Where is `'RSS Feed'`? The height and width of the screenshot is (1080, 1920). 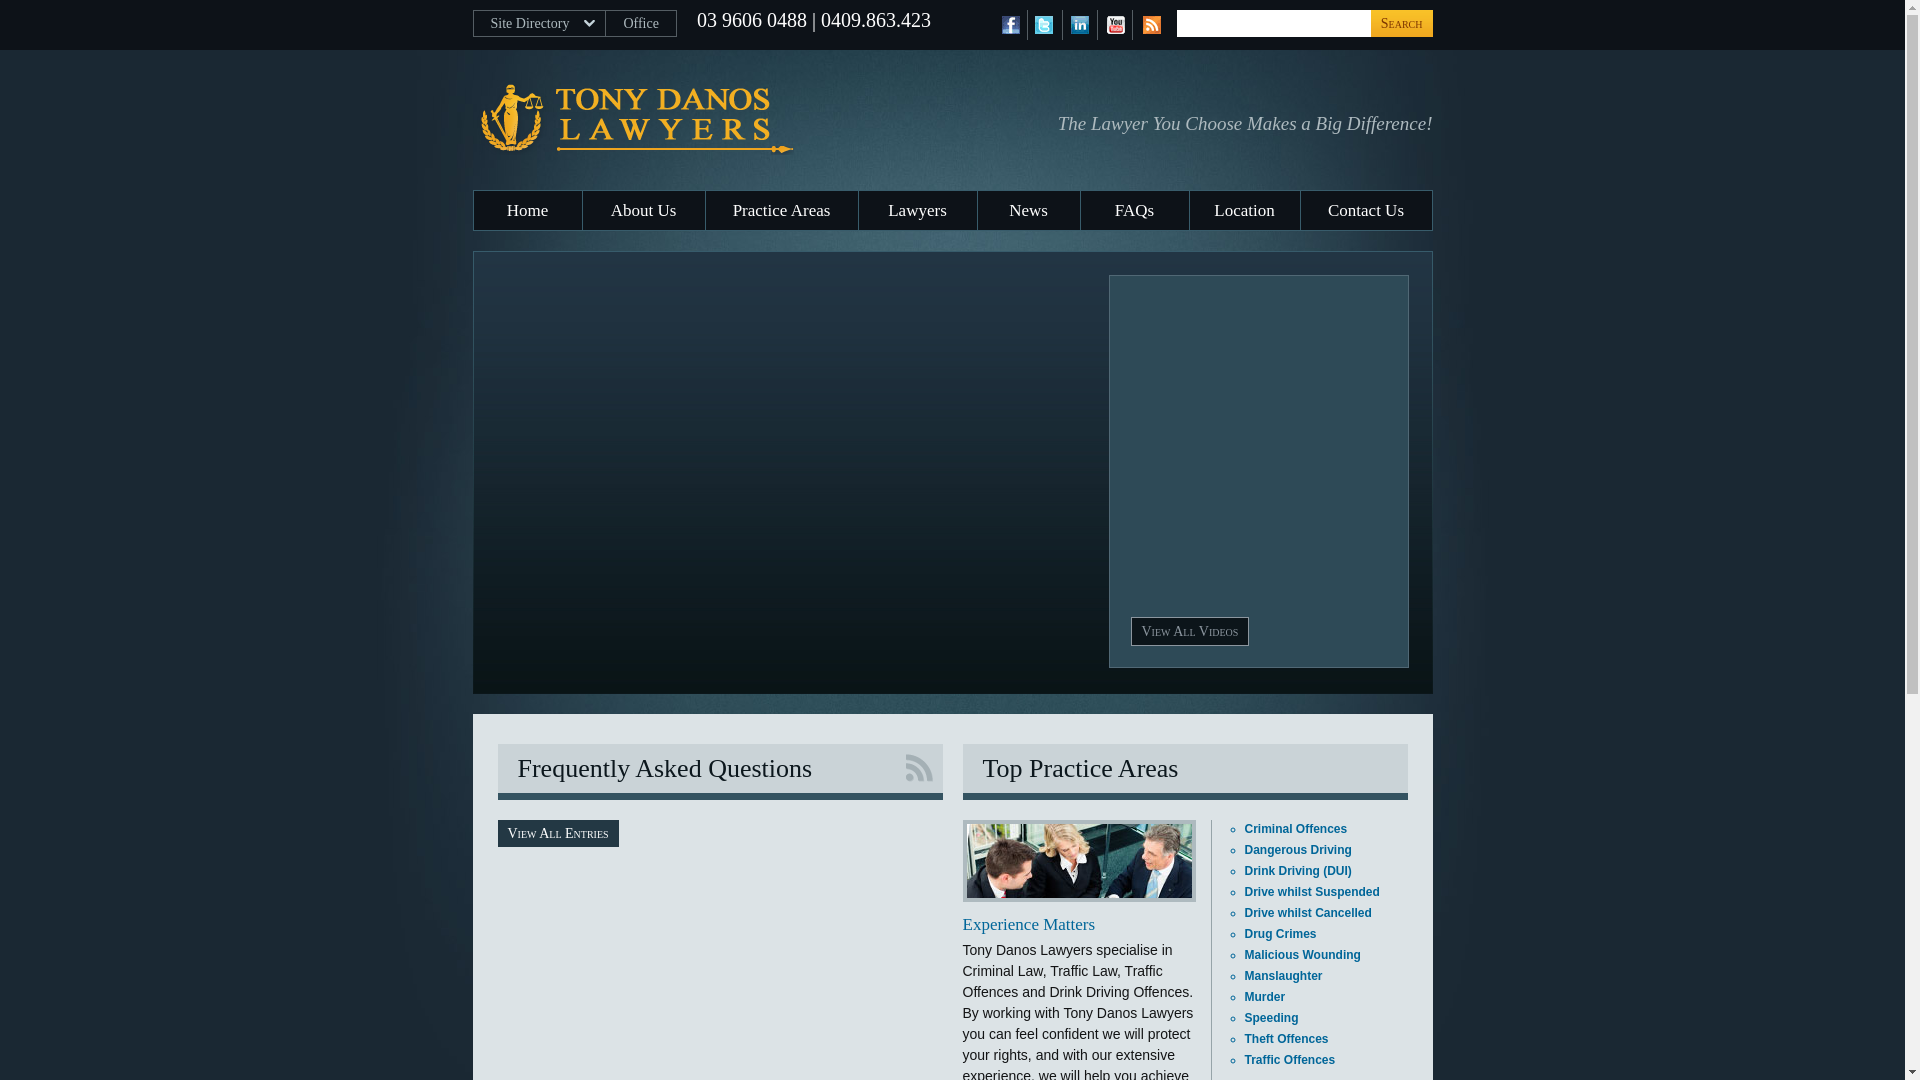 'RSS Feed' is located at coordinates (1150, 24).